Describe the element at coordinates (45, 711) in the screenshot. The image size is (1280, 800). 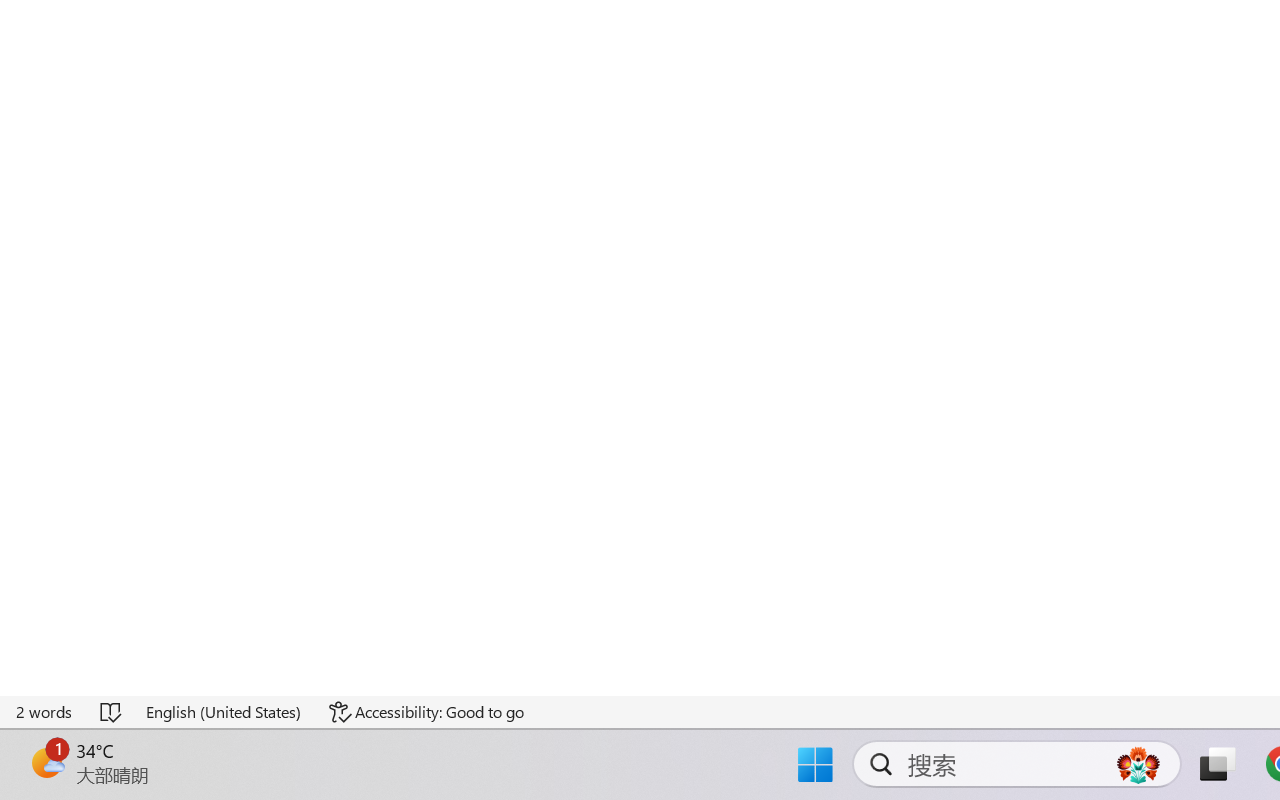
I see `'Word Count 2 words'` at that location.